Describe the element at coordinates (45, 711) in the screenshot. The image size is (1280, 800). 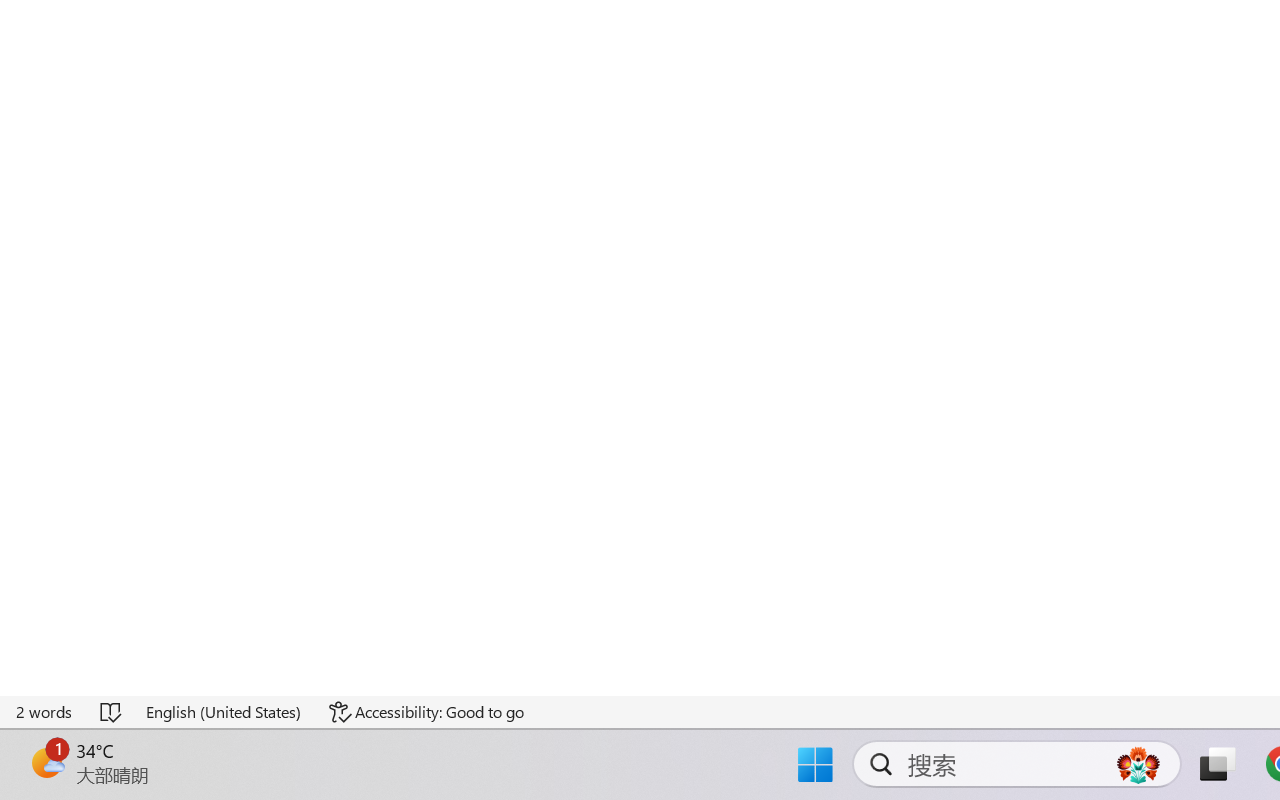
I see `'Word Count 2 words'` at that location.